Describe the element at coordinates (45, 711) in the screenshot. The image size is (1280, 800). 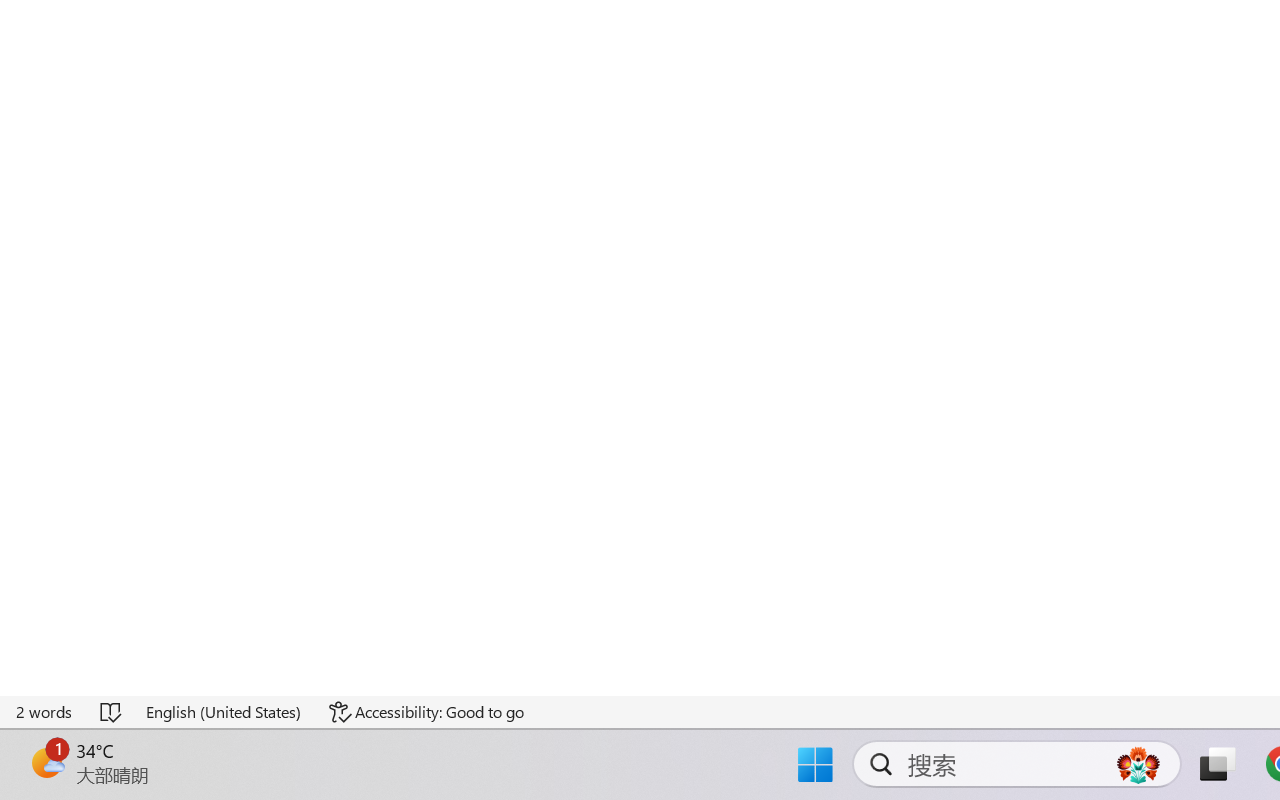
I see `'Word Count 2 words'` at that location.